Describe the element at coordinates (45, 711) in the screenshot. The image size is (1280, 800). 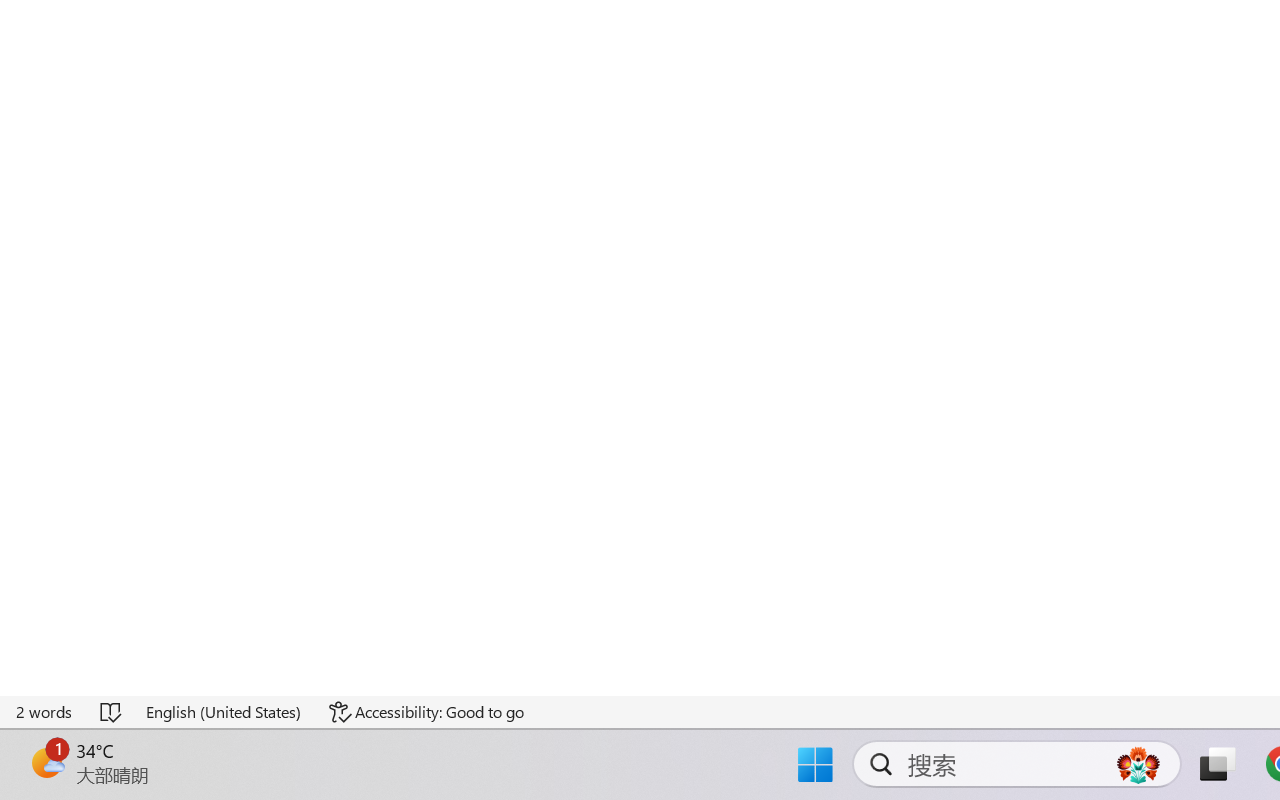
I see `'Word Count 2 words'` at that location.